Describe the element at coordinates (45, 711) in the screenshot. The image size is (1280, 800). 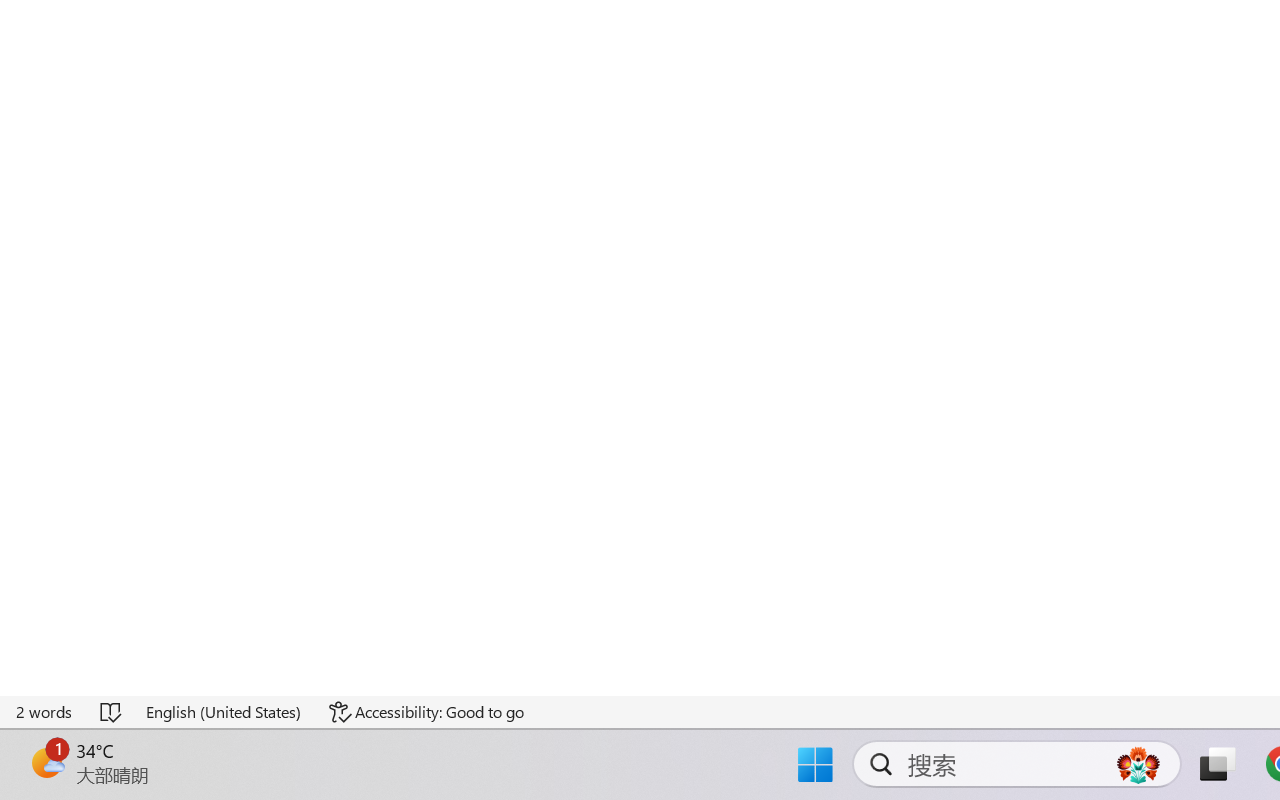
I see `'Word Count 2 words'` at that location.